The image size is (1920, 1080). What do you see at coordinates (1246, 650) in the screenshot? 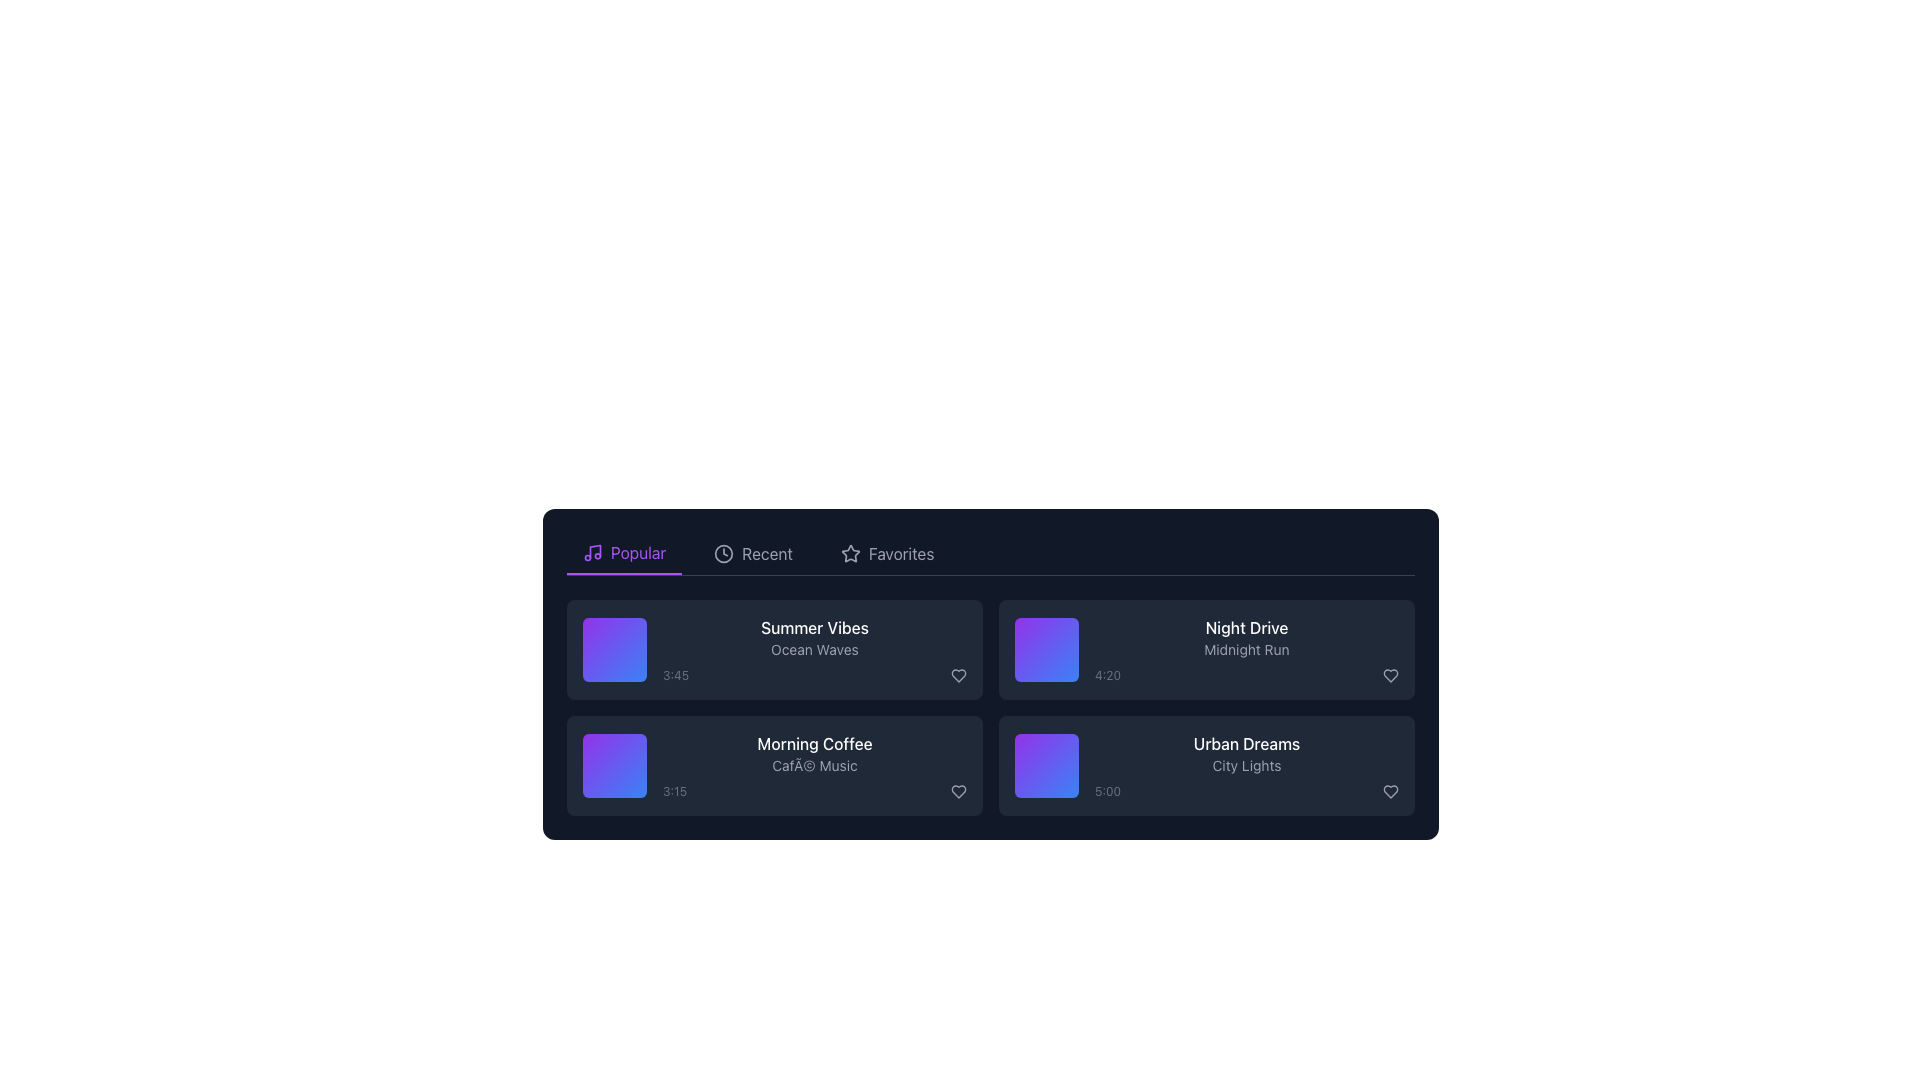
I see `the text label displaying 'Midnight Run' in light gray color, which is positioned below the 'Night Drive' title in the content box` at bounding box center [1246, 650].